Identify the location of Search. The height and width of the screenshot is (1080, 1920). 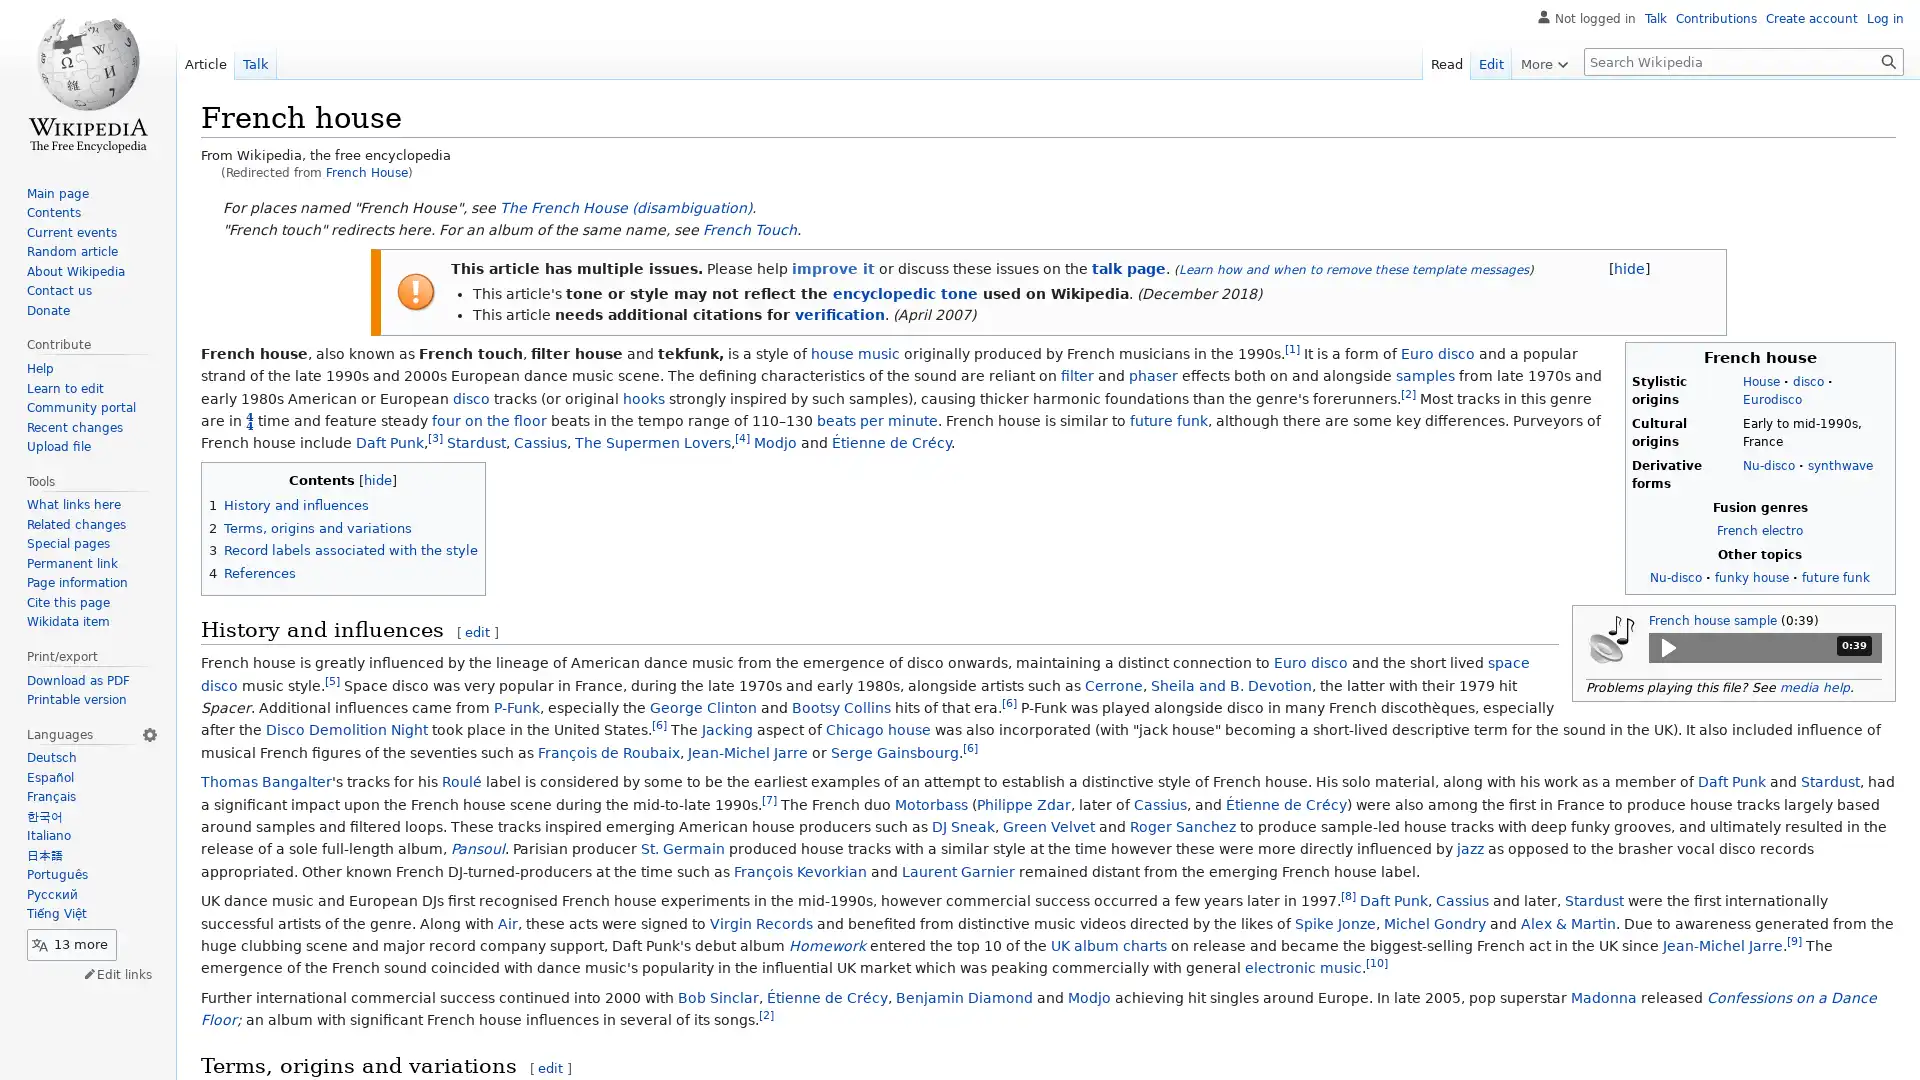
(1888, 60).